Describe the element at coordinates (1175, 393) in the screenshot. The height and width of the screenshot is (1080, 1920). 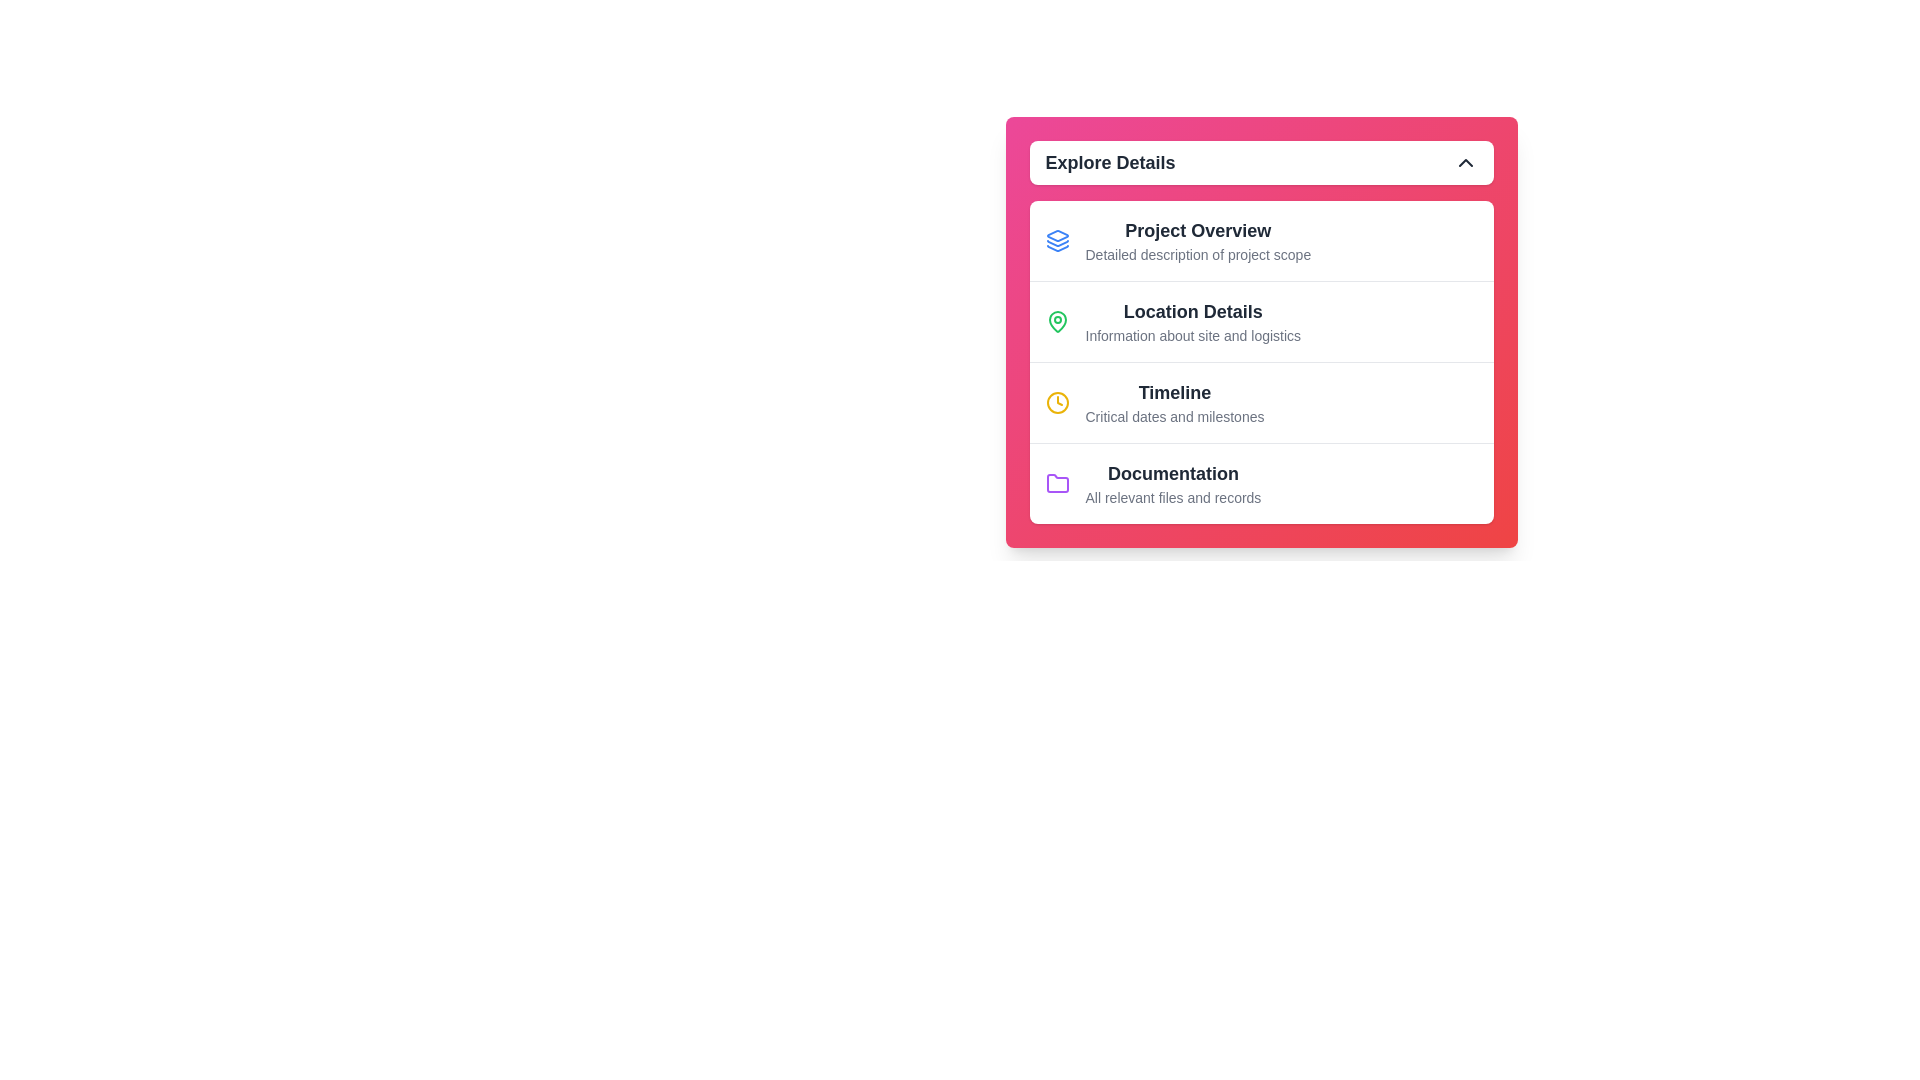
I see `the heading text for the 'Timeline' section in the 'Explore Details' panel, which is associated with the clock icon and the description 'Critical dates and milestones'` at that location.